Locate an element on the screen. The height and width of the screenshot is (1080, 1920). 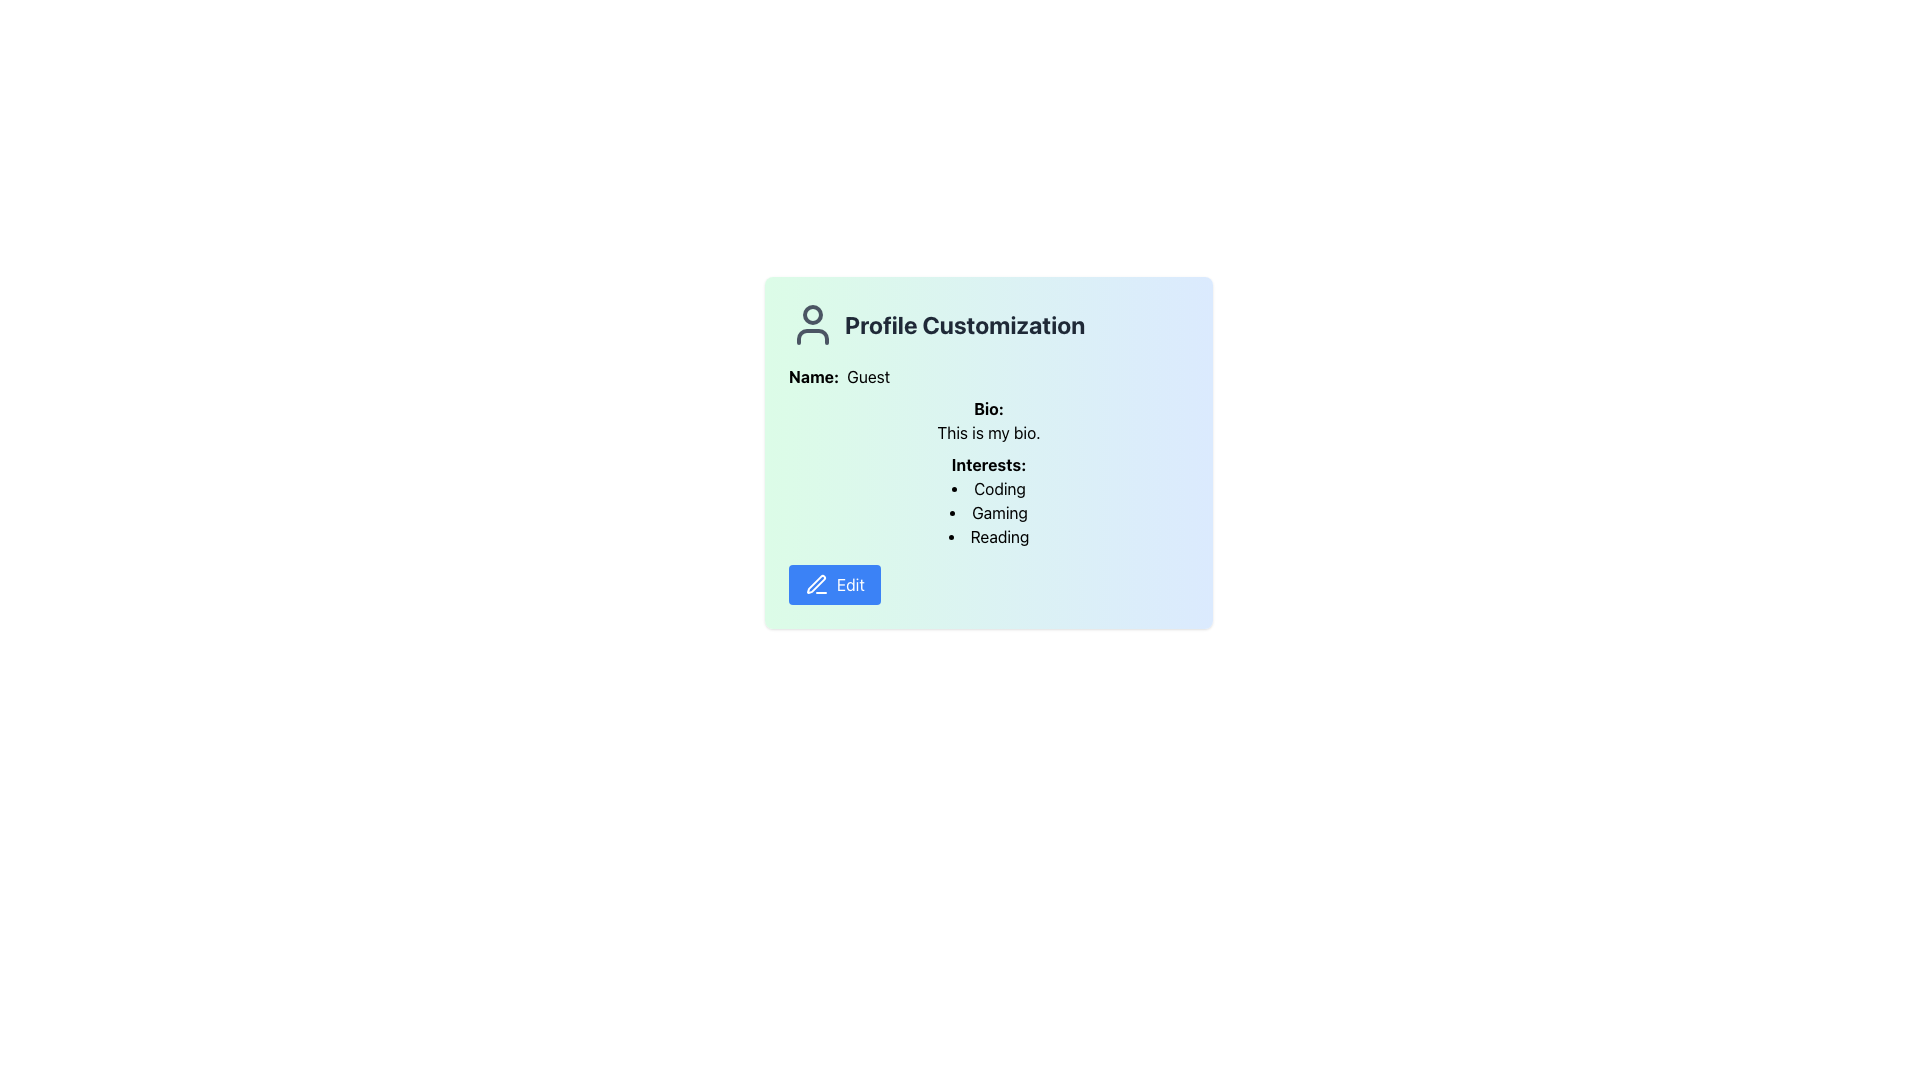
the text content displaying a list of interests in the user profile, which is located beneath the 'Bio' section is located at coordinates (988, 500).